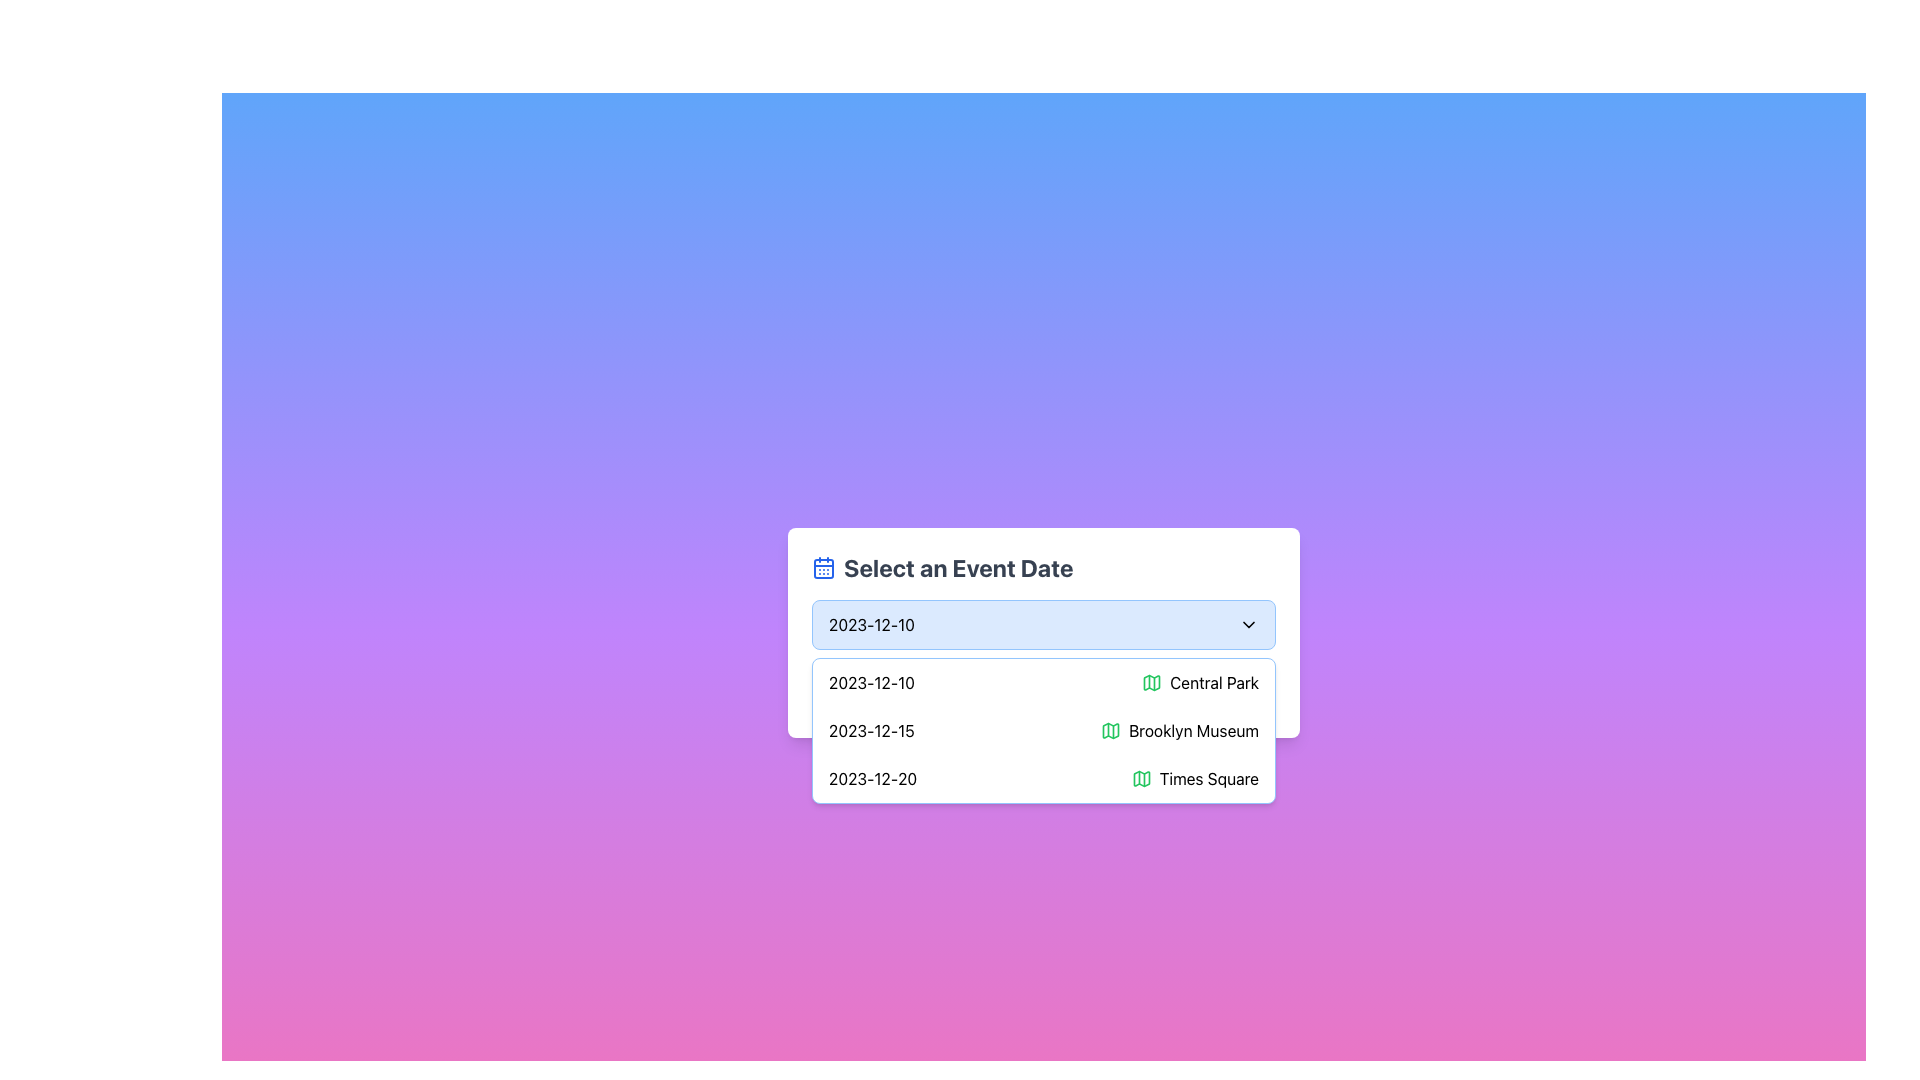  Describe the element at coordinates (824, 567) in the screenshot. I see `the calendar icon located to the left of the 'Select an Event Date' text in the dropdown header area` at that location.